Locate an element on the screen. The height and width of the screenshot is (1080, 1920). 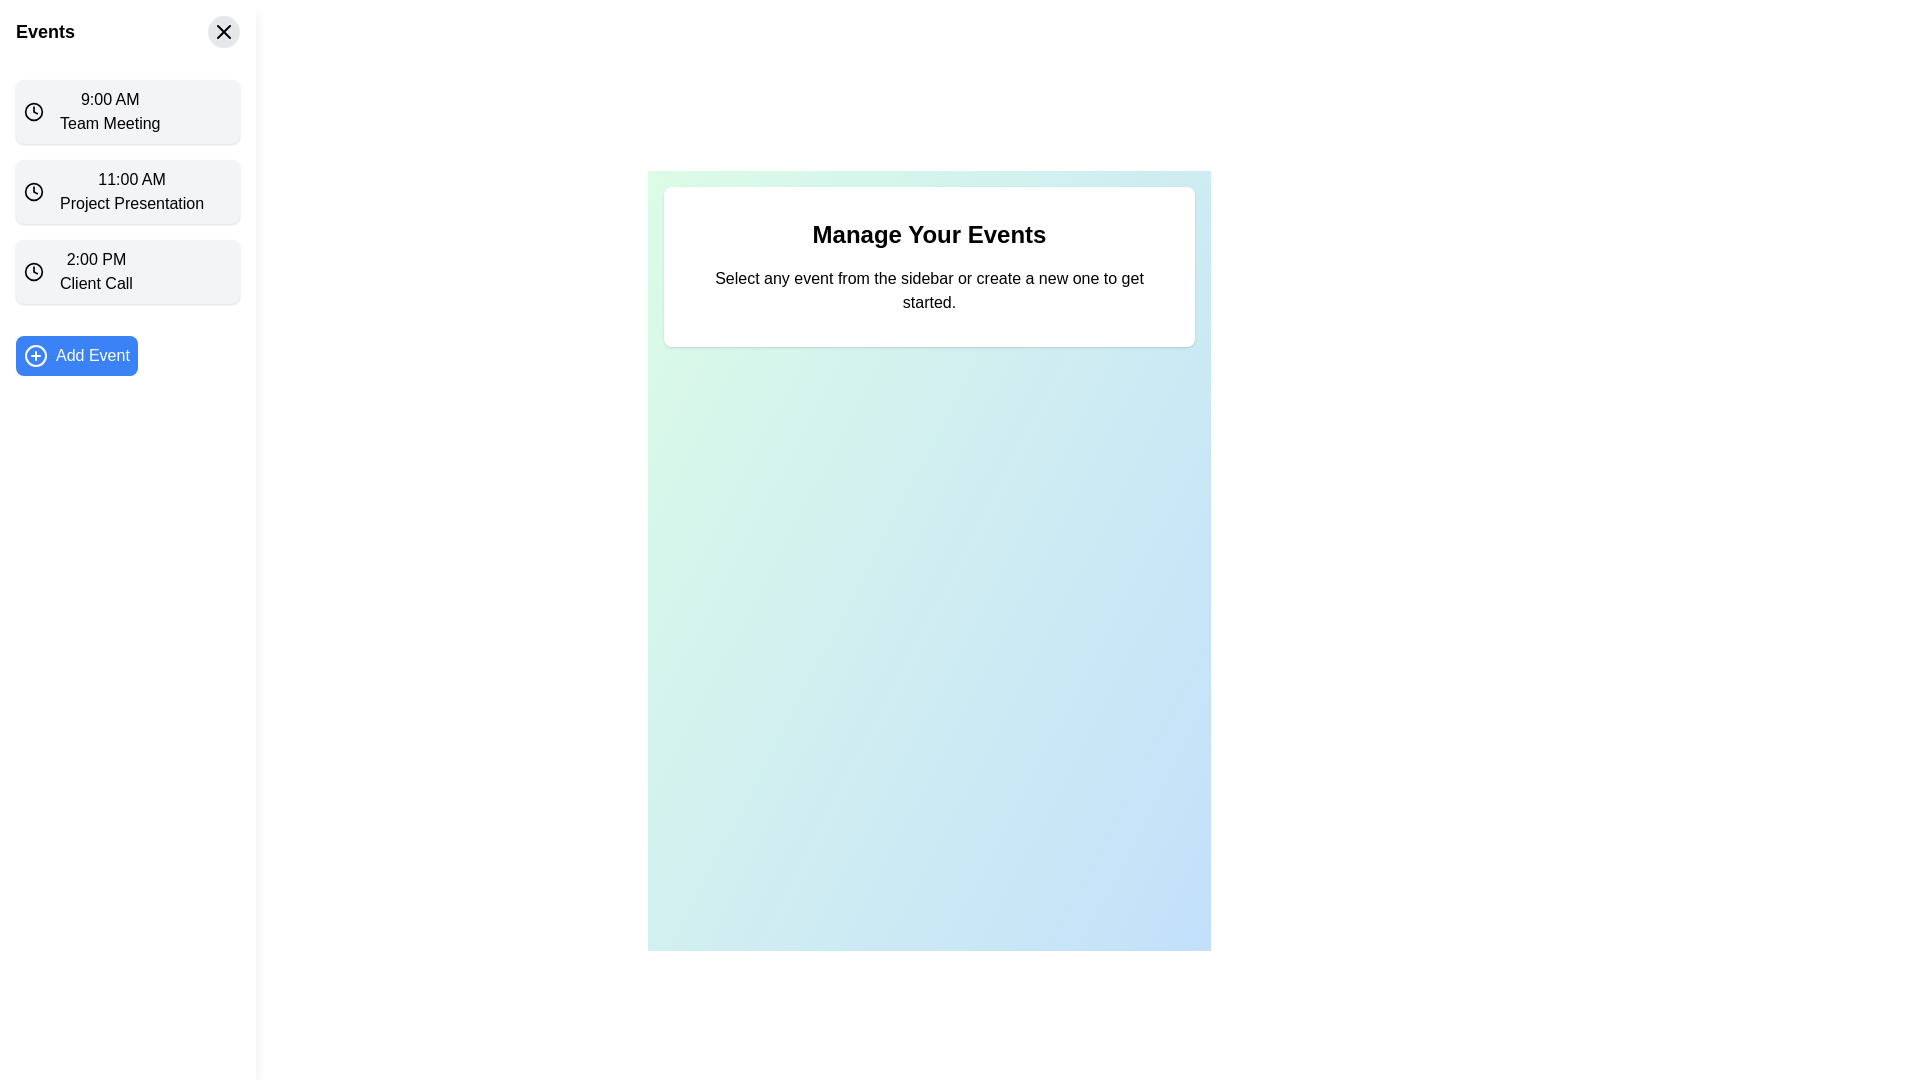
the small clock icon located at the top-left corner of the sidebar, next to the '11:00 AM' text for the '11:00 AM Project Presentation' event is located at coordinates (33, 192).